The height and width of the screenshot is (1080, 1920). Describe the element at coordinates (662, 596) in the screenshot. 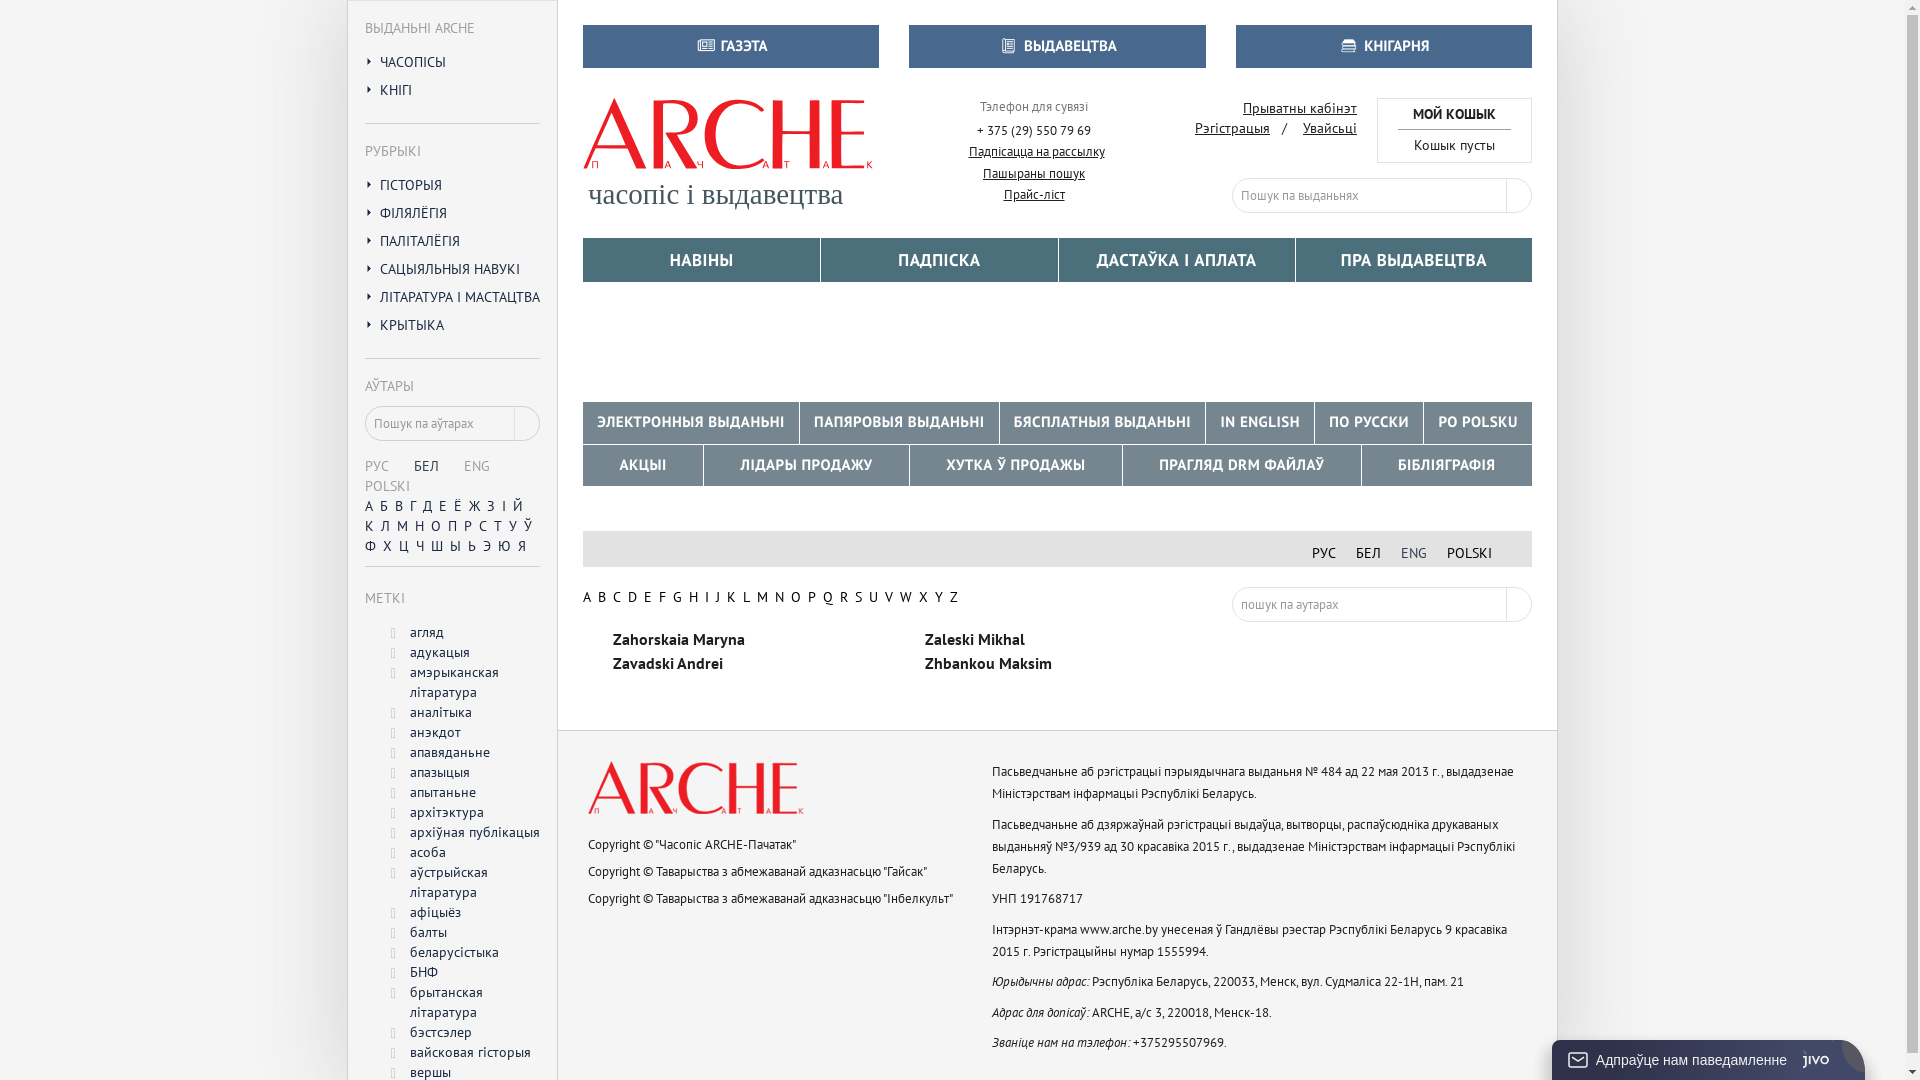

I see `'F'` at that location.